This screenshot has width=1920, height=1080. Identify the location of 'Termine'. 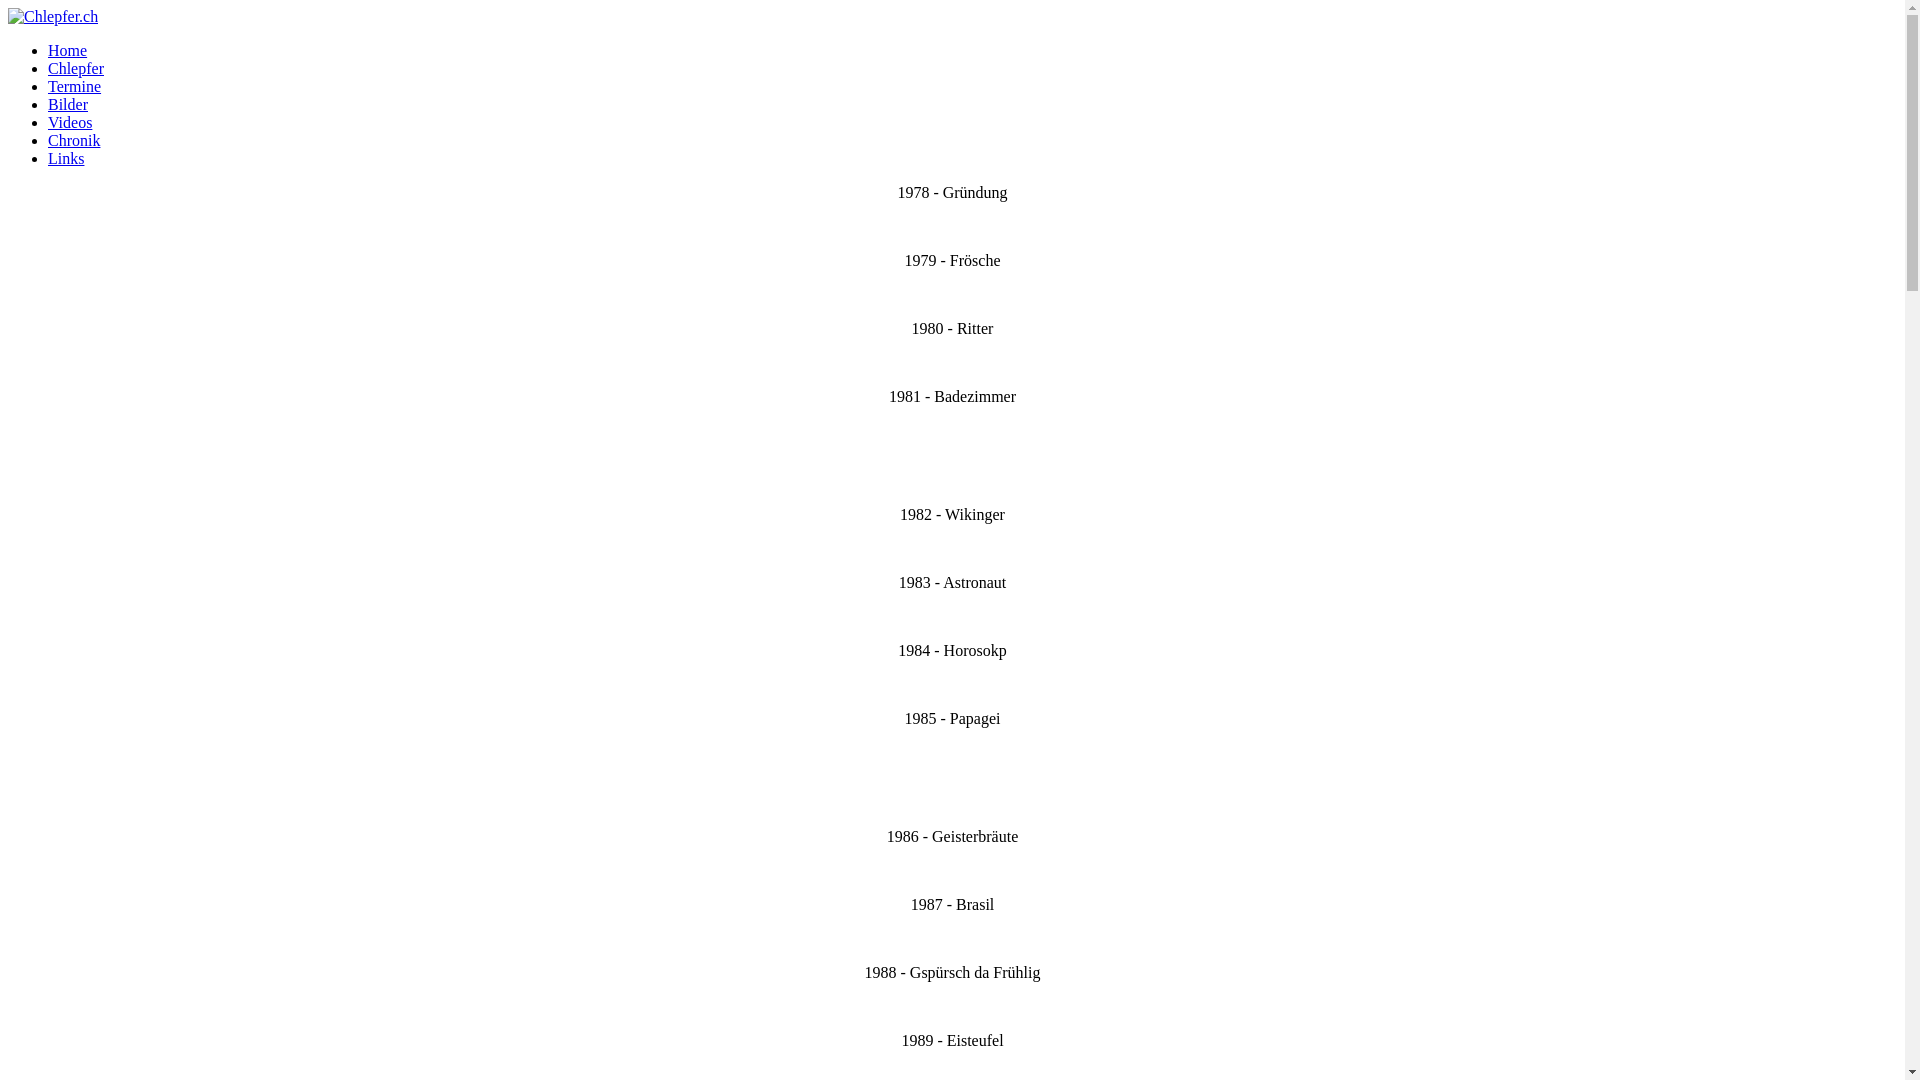
(74, 85).